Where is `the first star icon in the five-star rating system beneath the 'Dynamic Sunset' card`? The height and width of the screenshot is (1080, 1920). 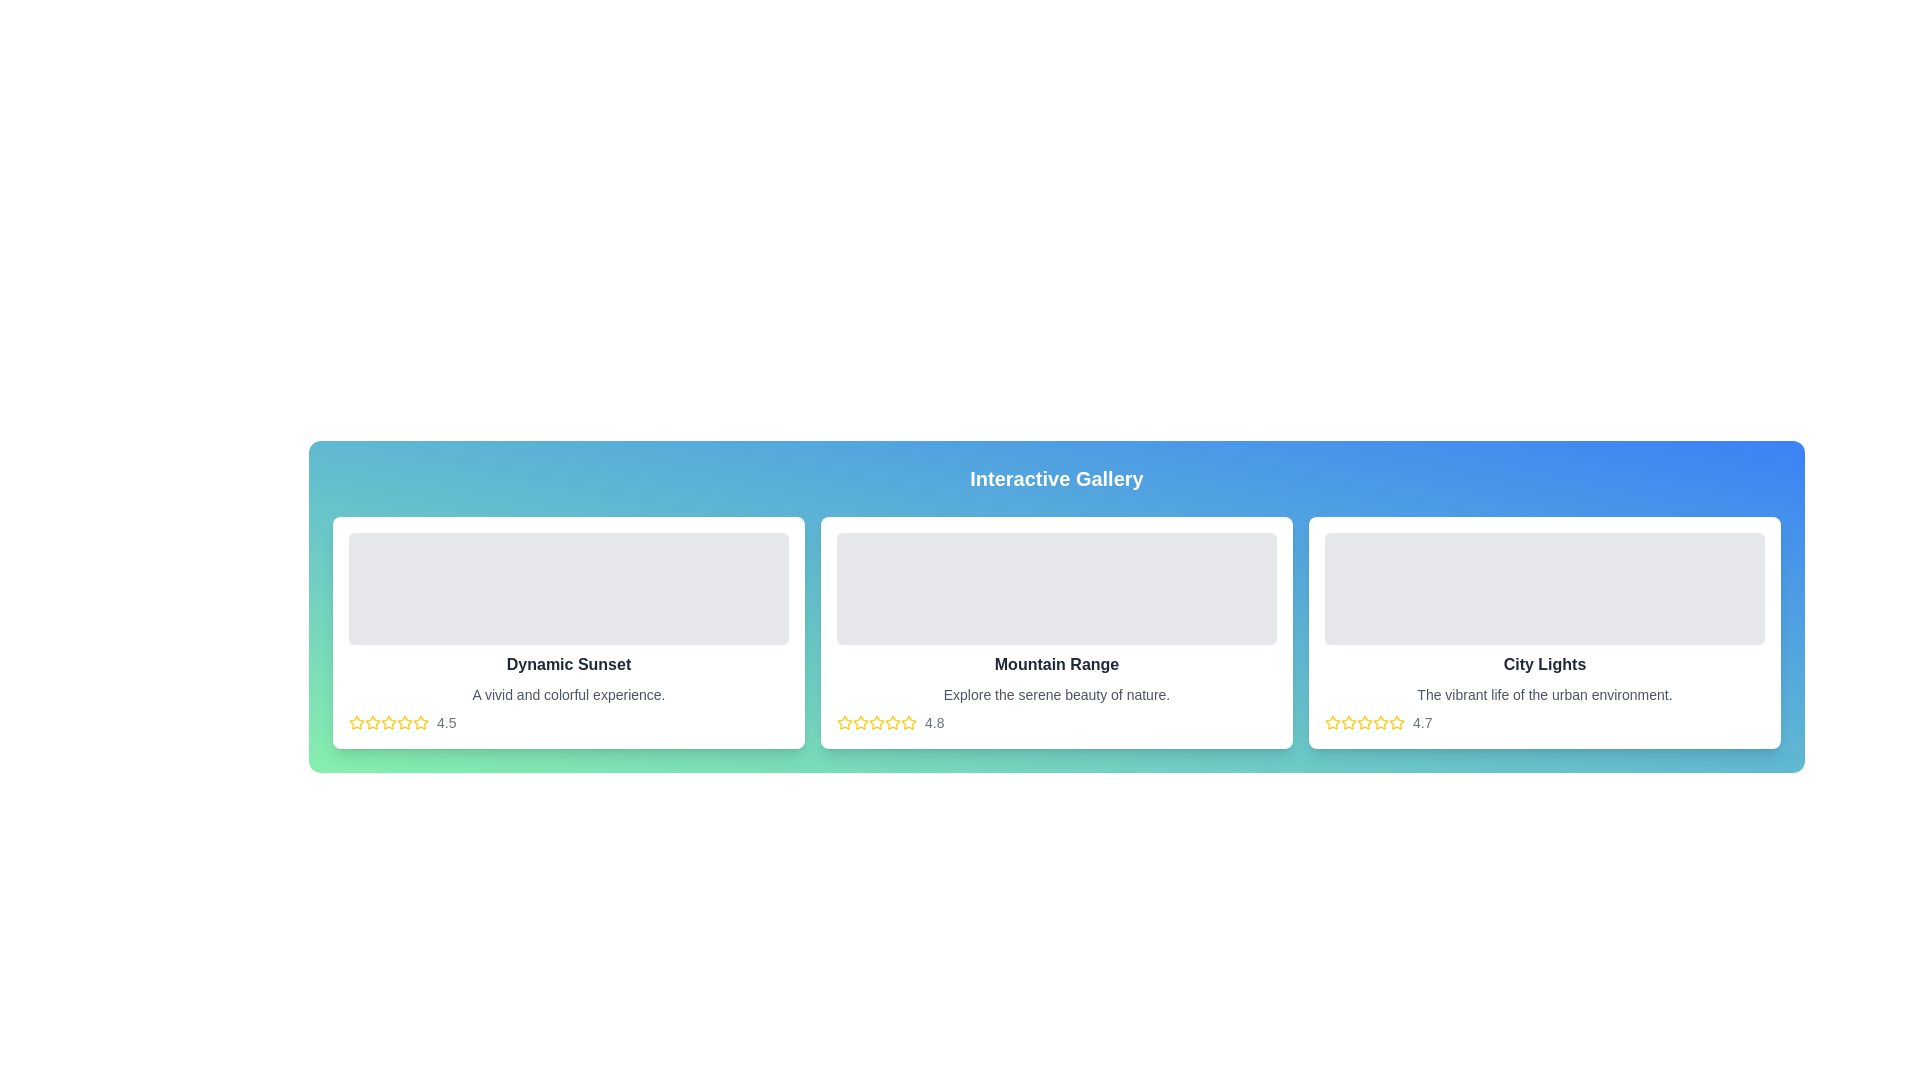
the first star icon in the five-star rating system beneath the 'Dynamic Sunset' card is located at coordinates (356, 722).